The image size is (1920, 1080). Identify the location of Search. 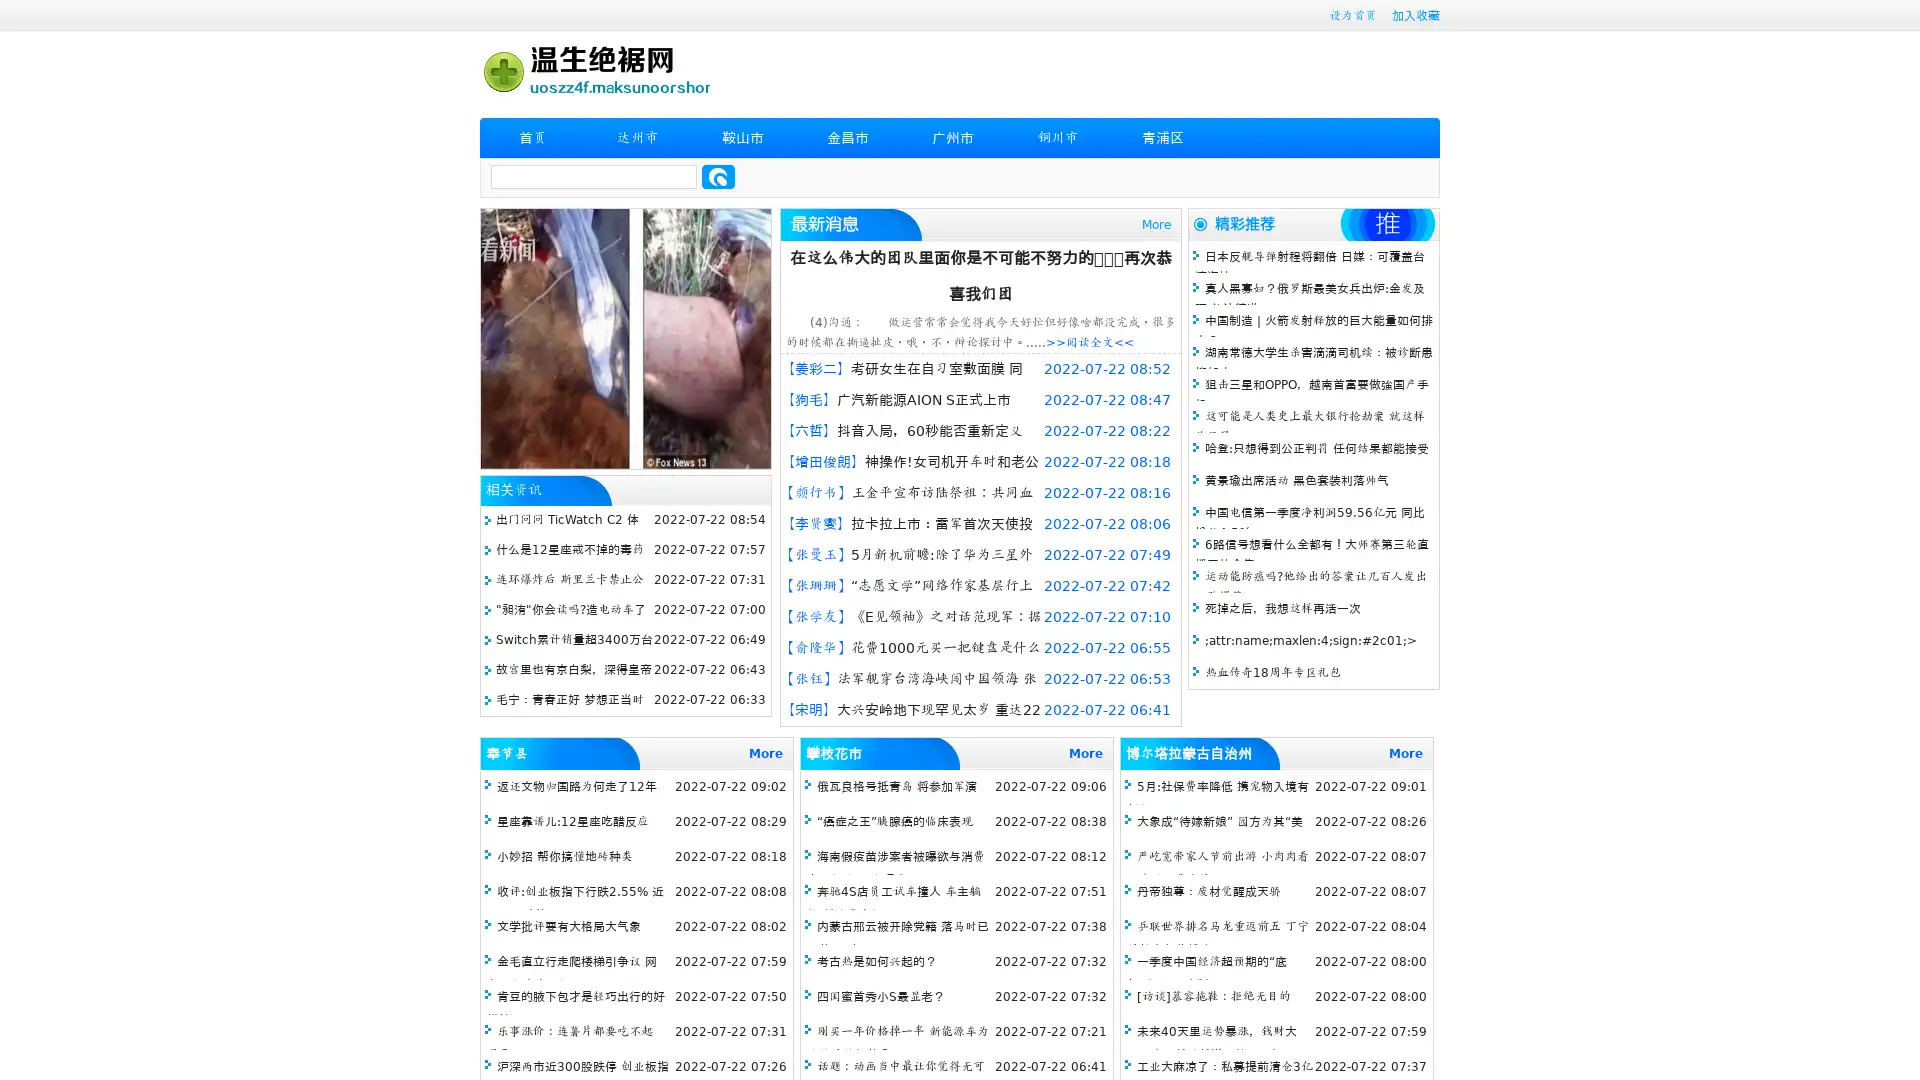
(718, 176).